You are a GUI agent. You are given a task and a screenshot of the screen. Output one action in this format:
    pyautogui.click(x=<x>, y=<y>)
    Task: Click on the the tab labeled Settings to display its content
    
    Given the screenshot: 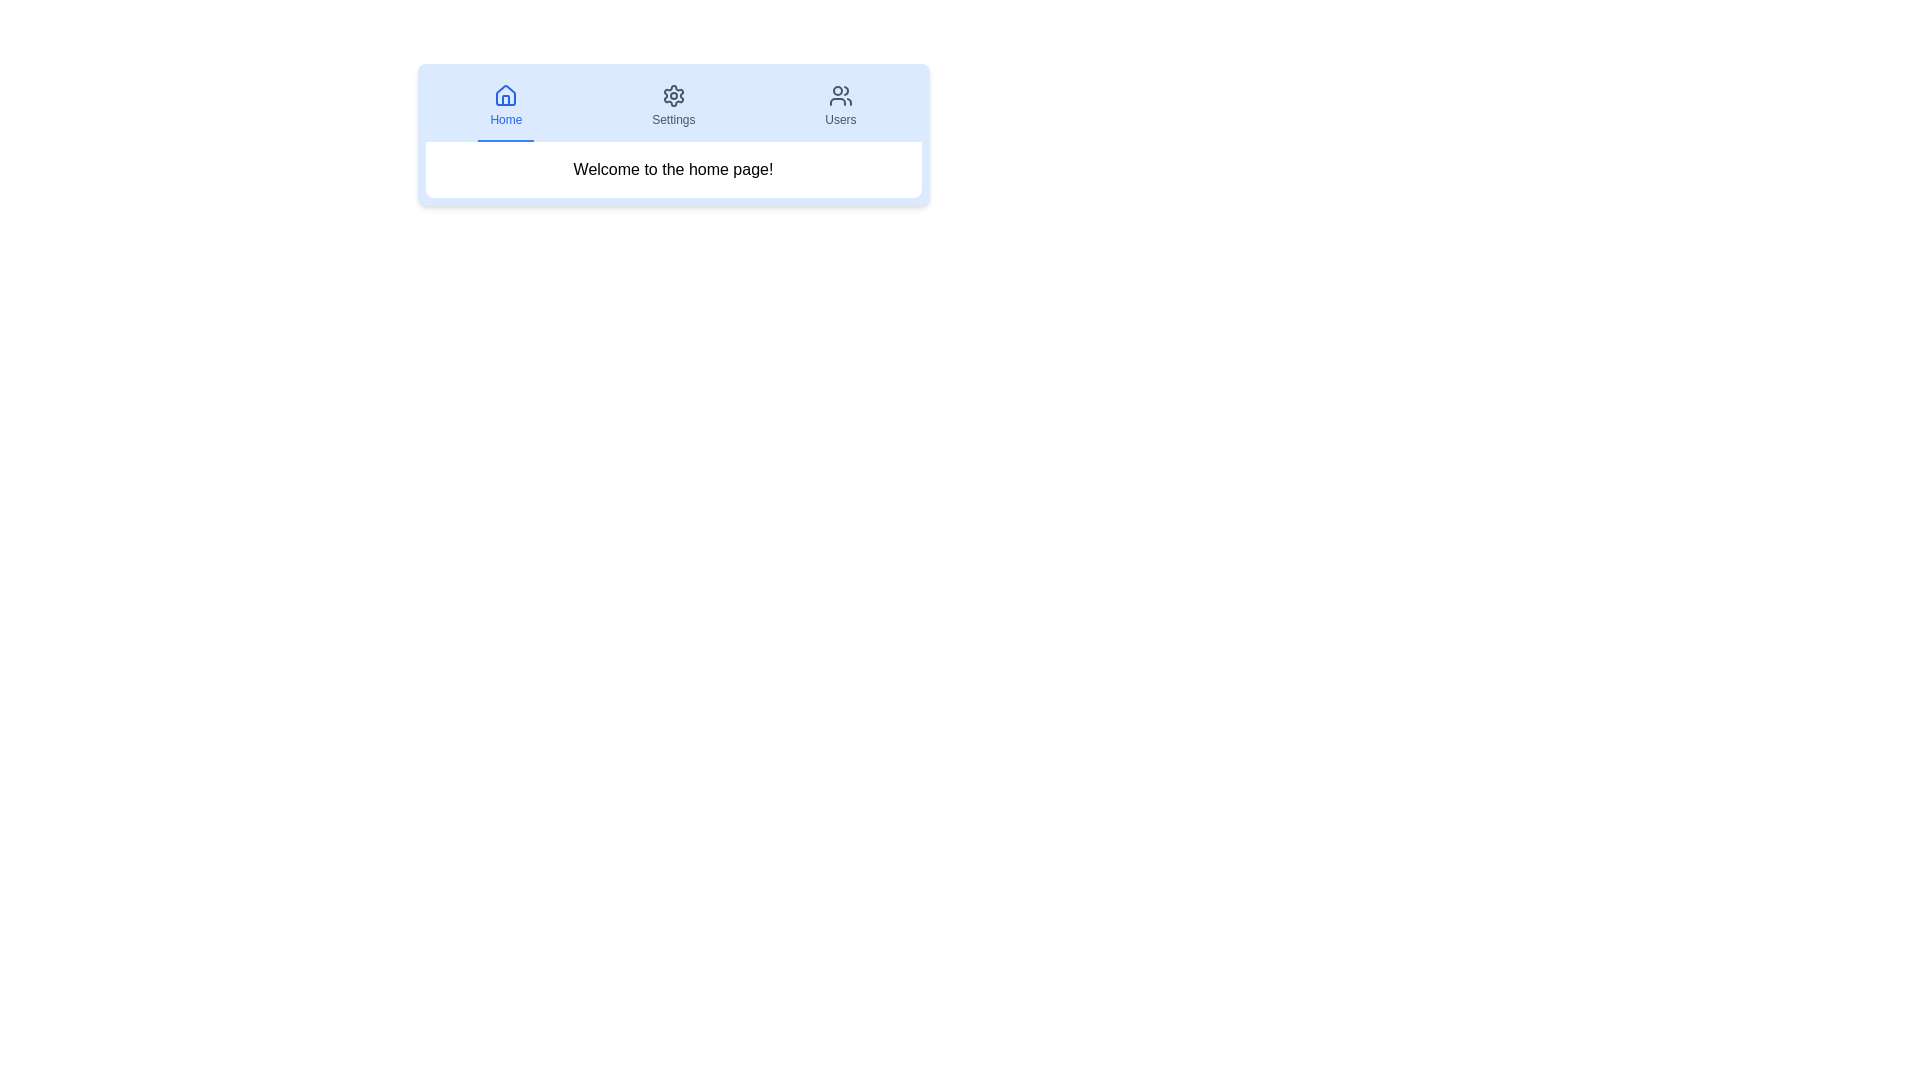 What is the action you would take?
    pyautogui.click(x=673, y=107)
    